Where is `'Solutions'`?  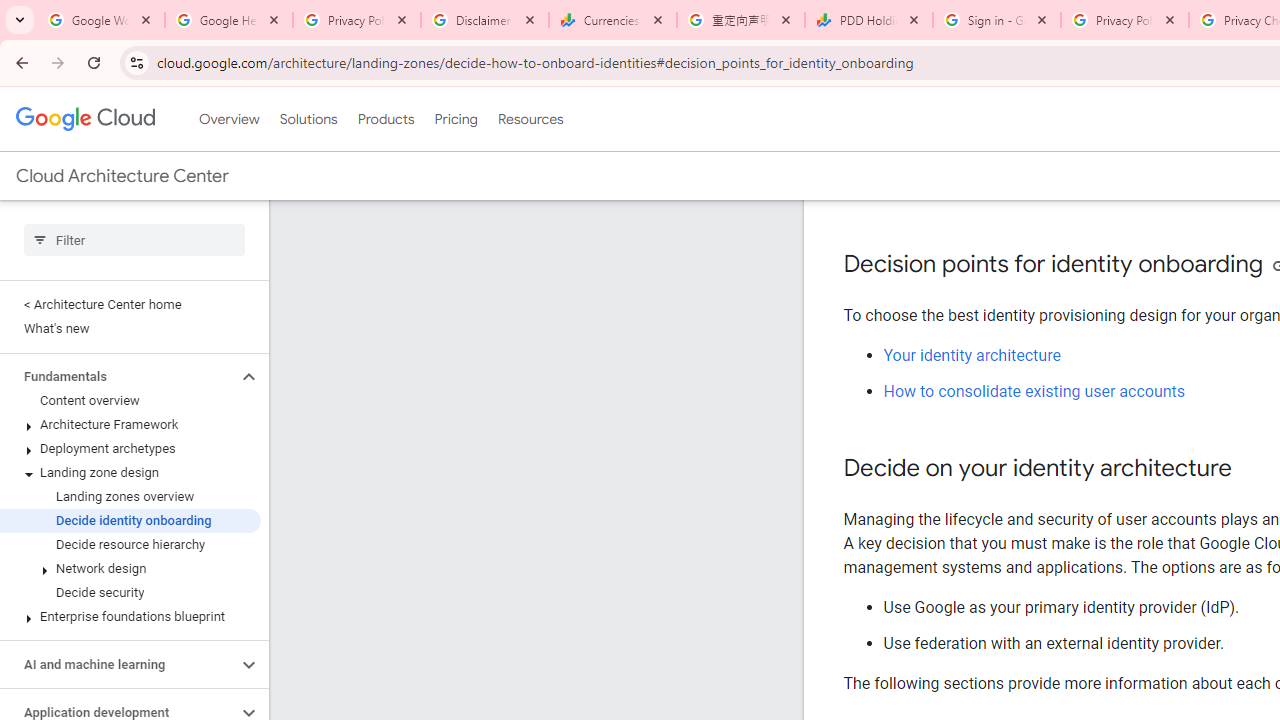
'Solutions' is located at coordinates (307, 119).